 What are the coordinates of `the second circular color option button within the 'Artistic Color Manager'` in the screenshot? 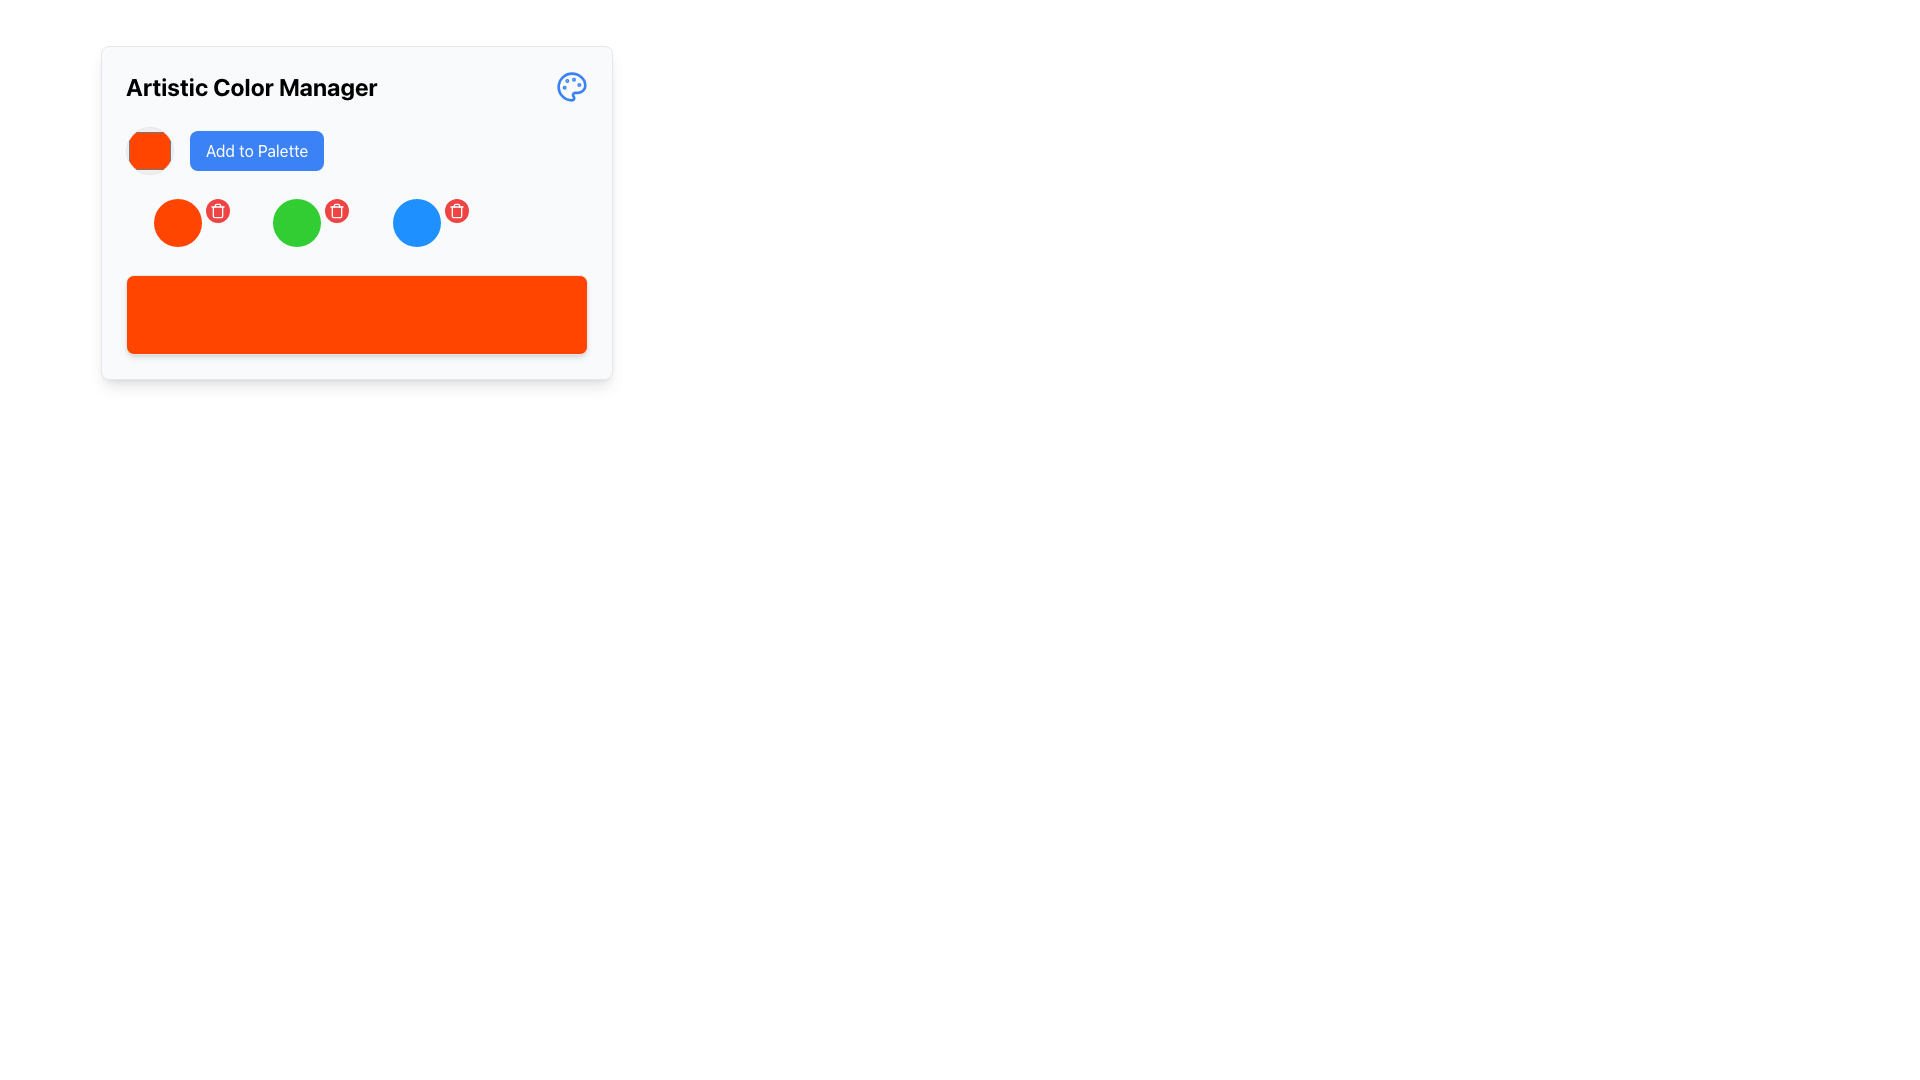 It's located at (296, 223).